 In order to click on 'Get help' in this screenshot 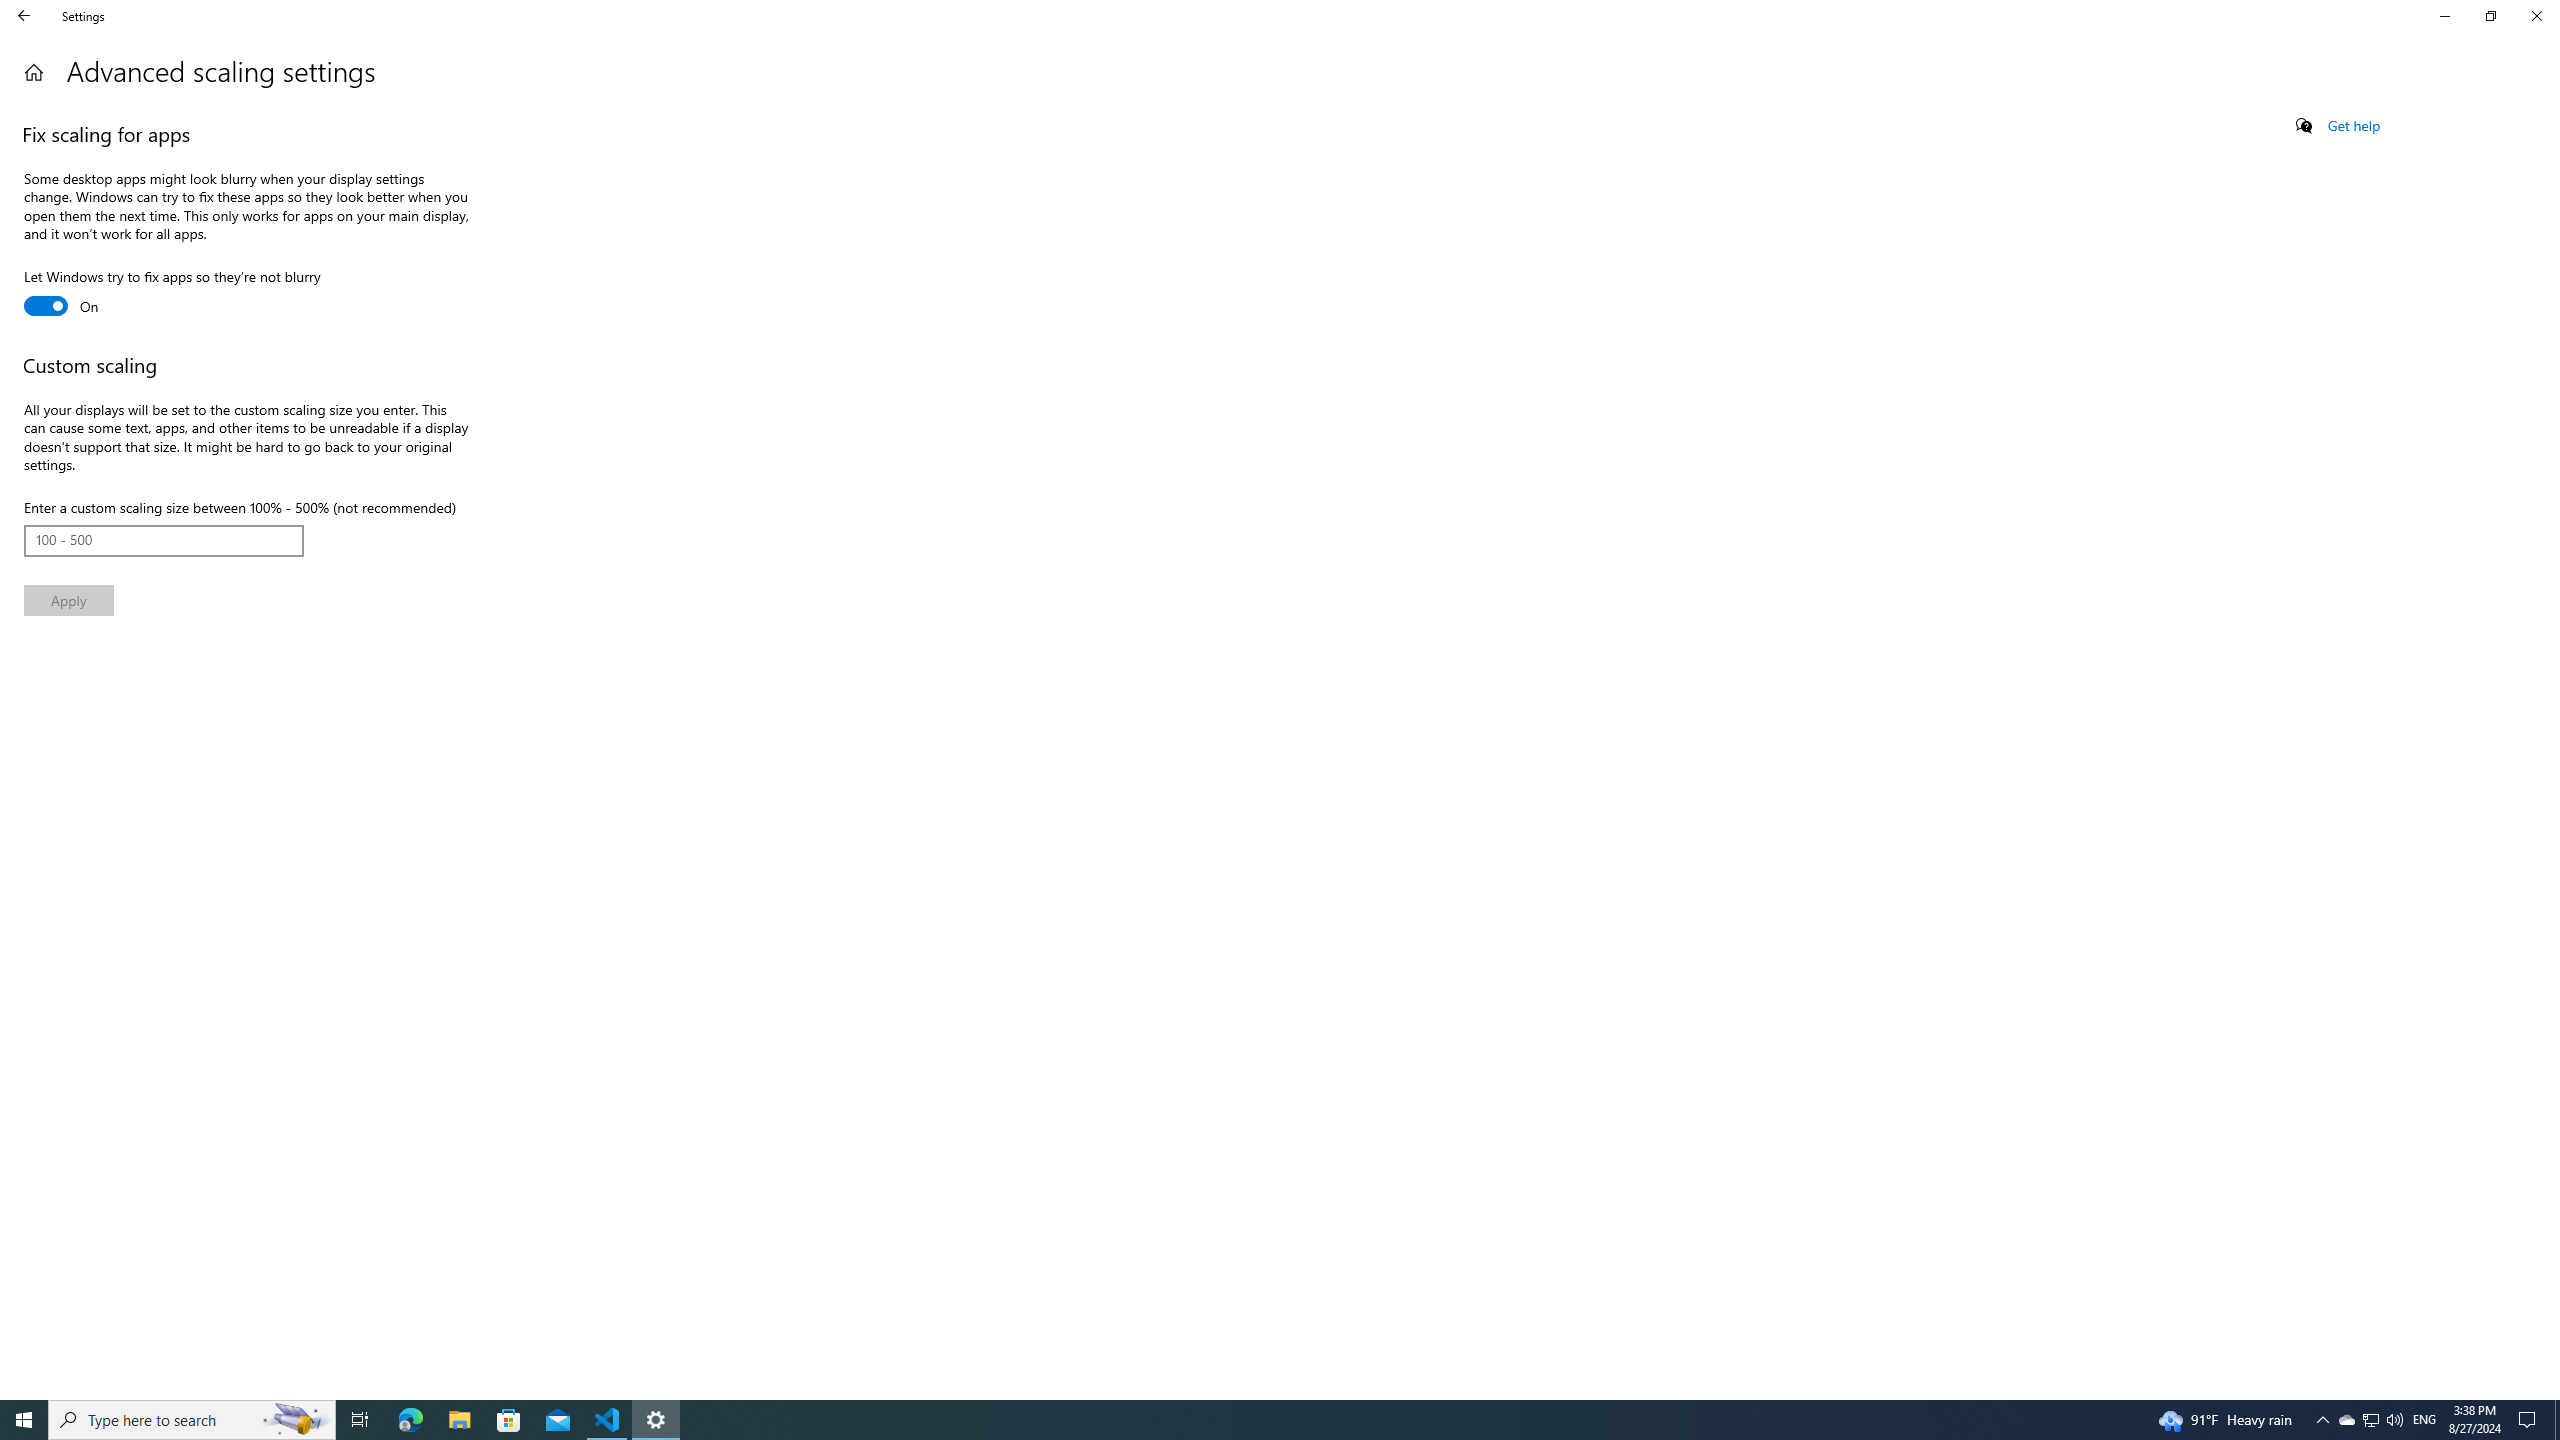, I will do `click(2352, 125)`.